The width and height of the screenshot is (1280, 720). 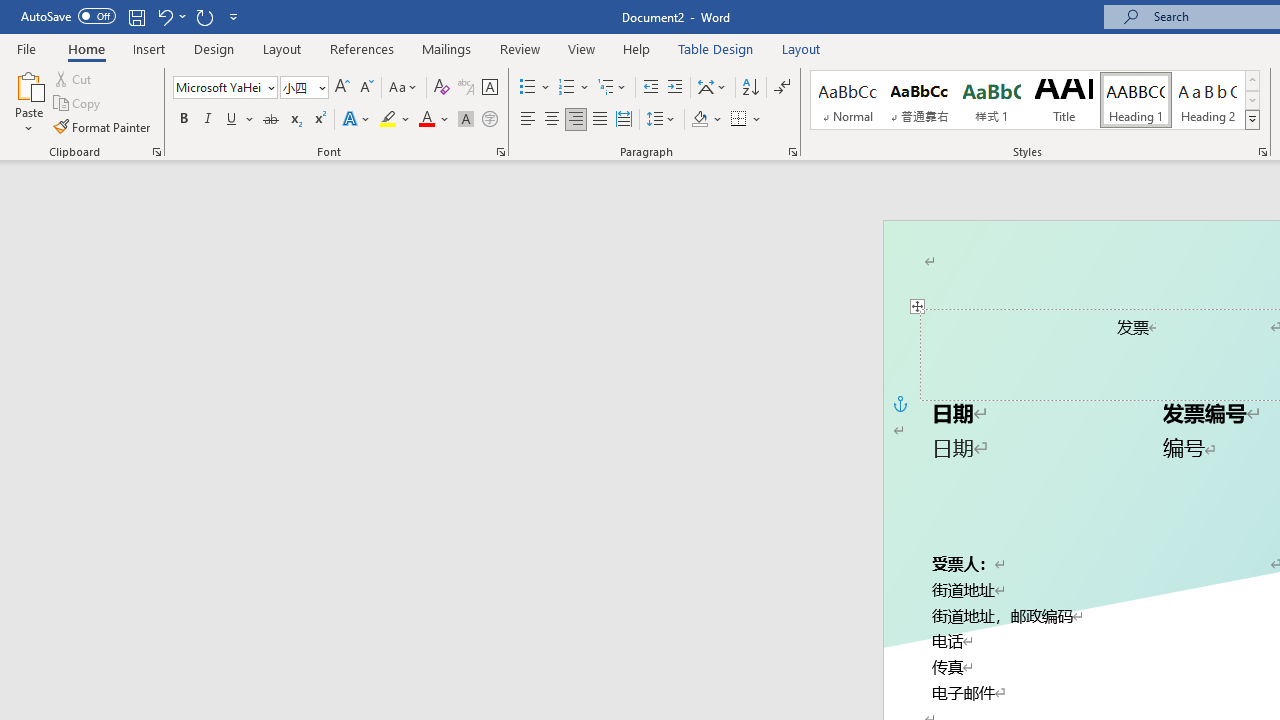 What do you see at coordinates (155, 150) in the screenshot?
I see `'Office Clipboard...'` at bounding box center [155, 150].